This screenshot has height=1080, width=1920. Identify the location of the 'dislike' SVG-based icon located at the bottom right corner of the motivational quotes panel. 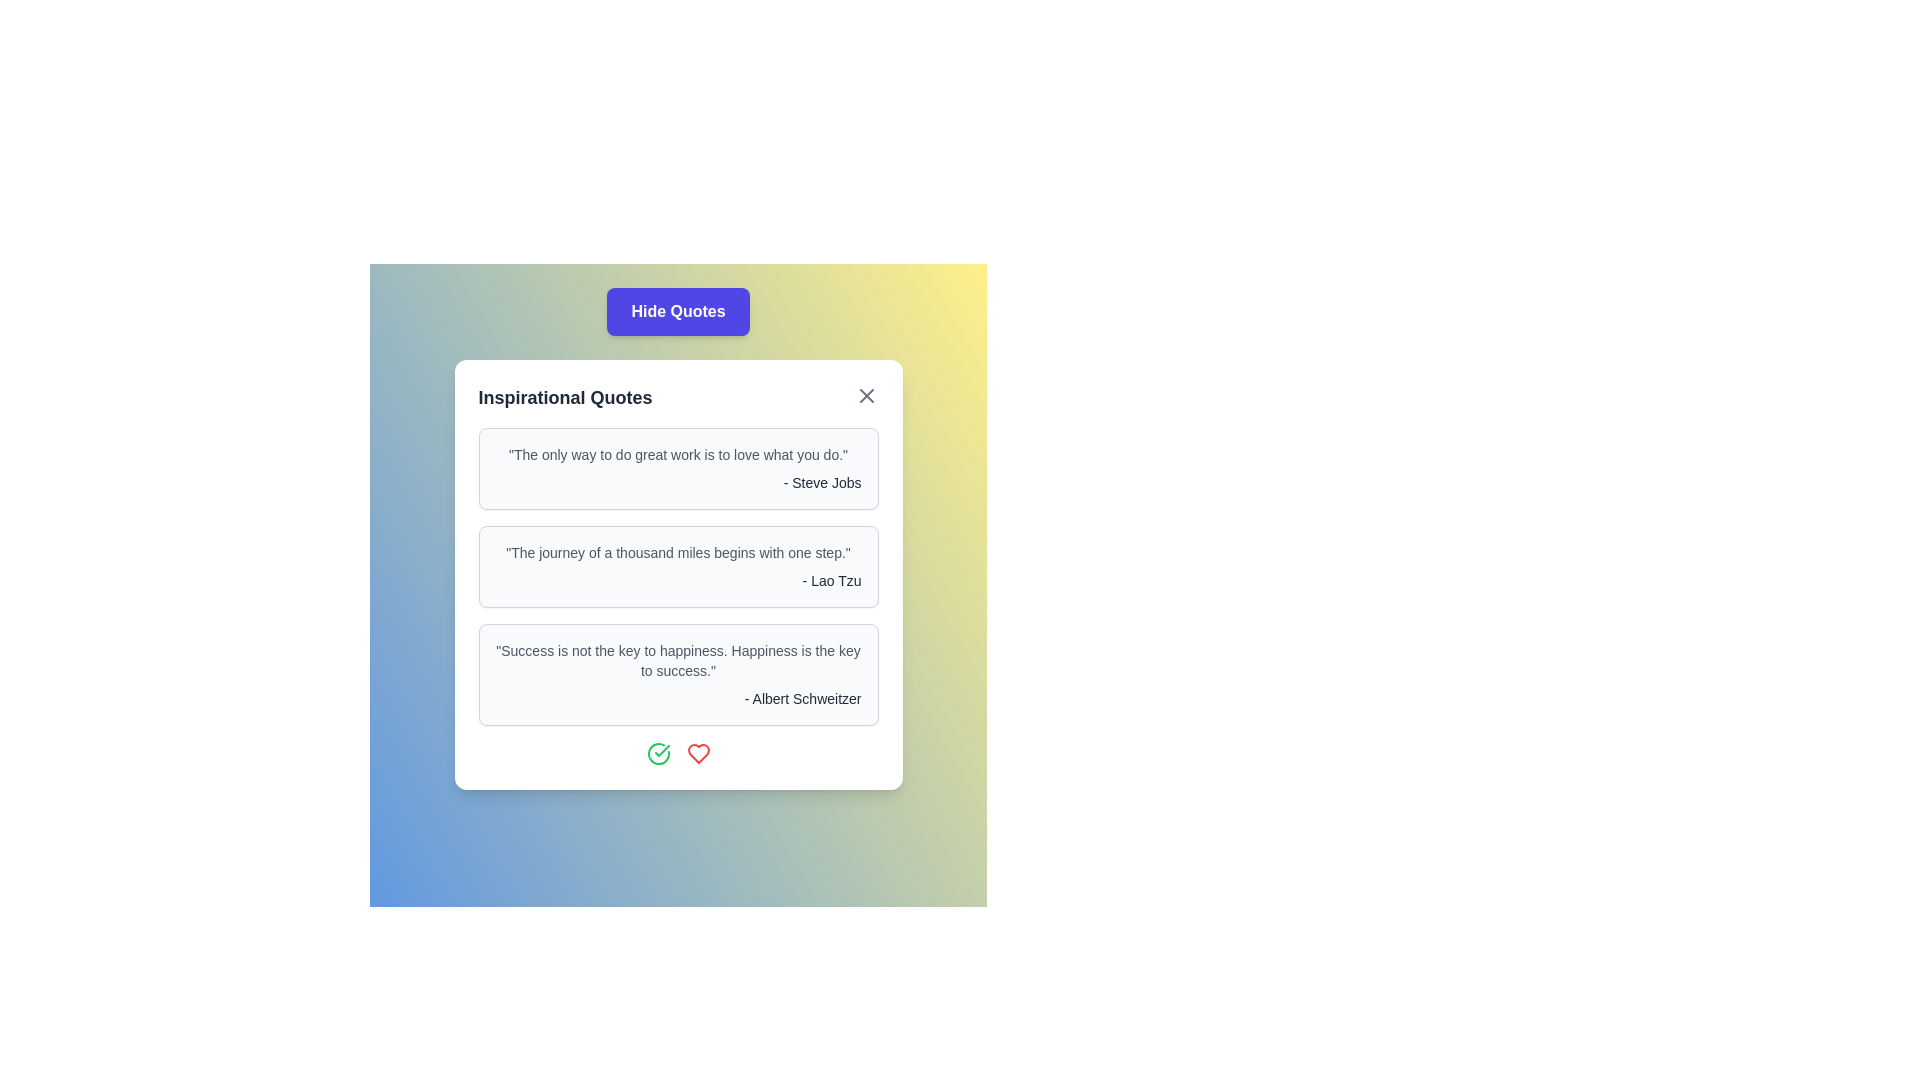
(698, 753).